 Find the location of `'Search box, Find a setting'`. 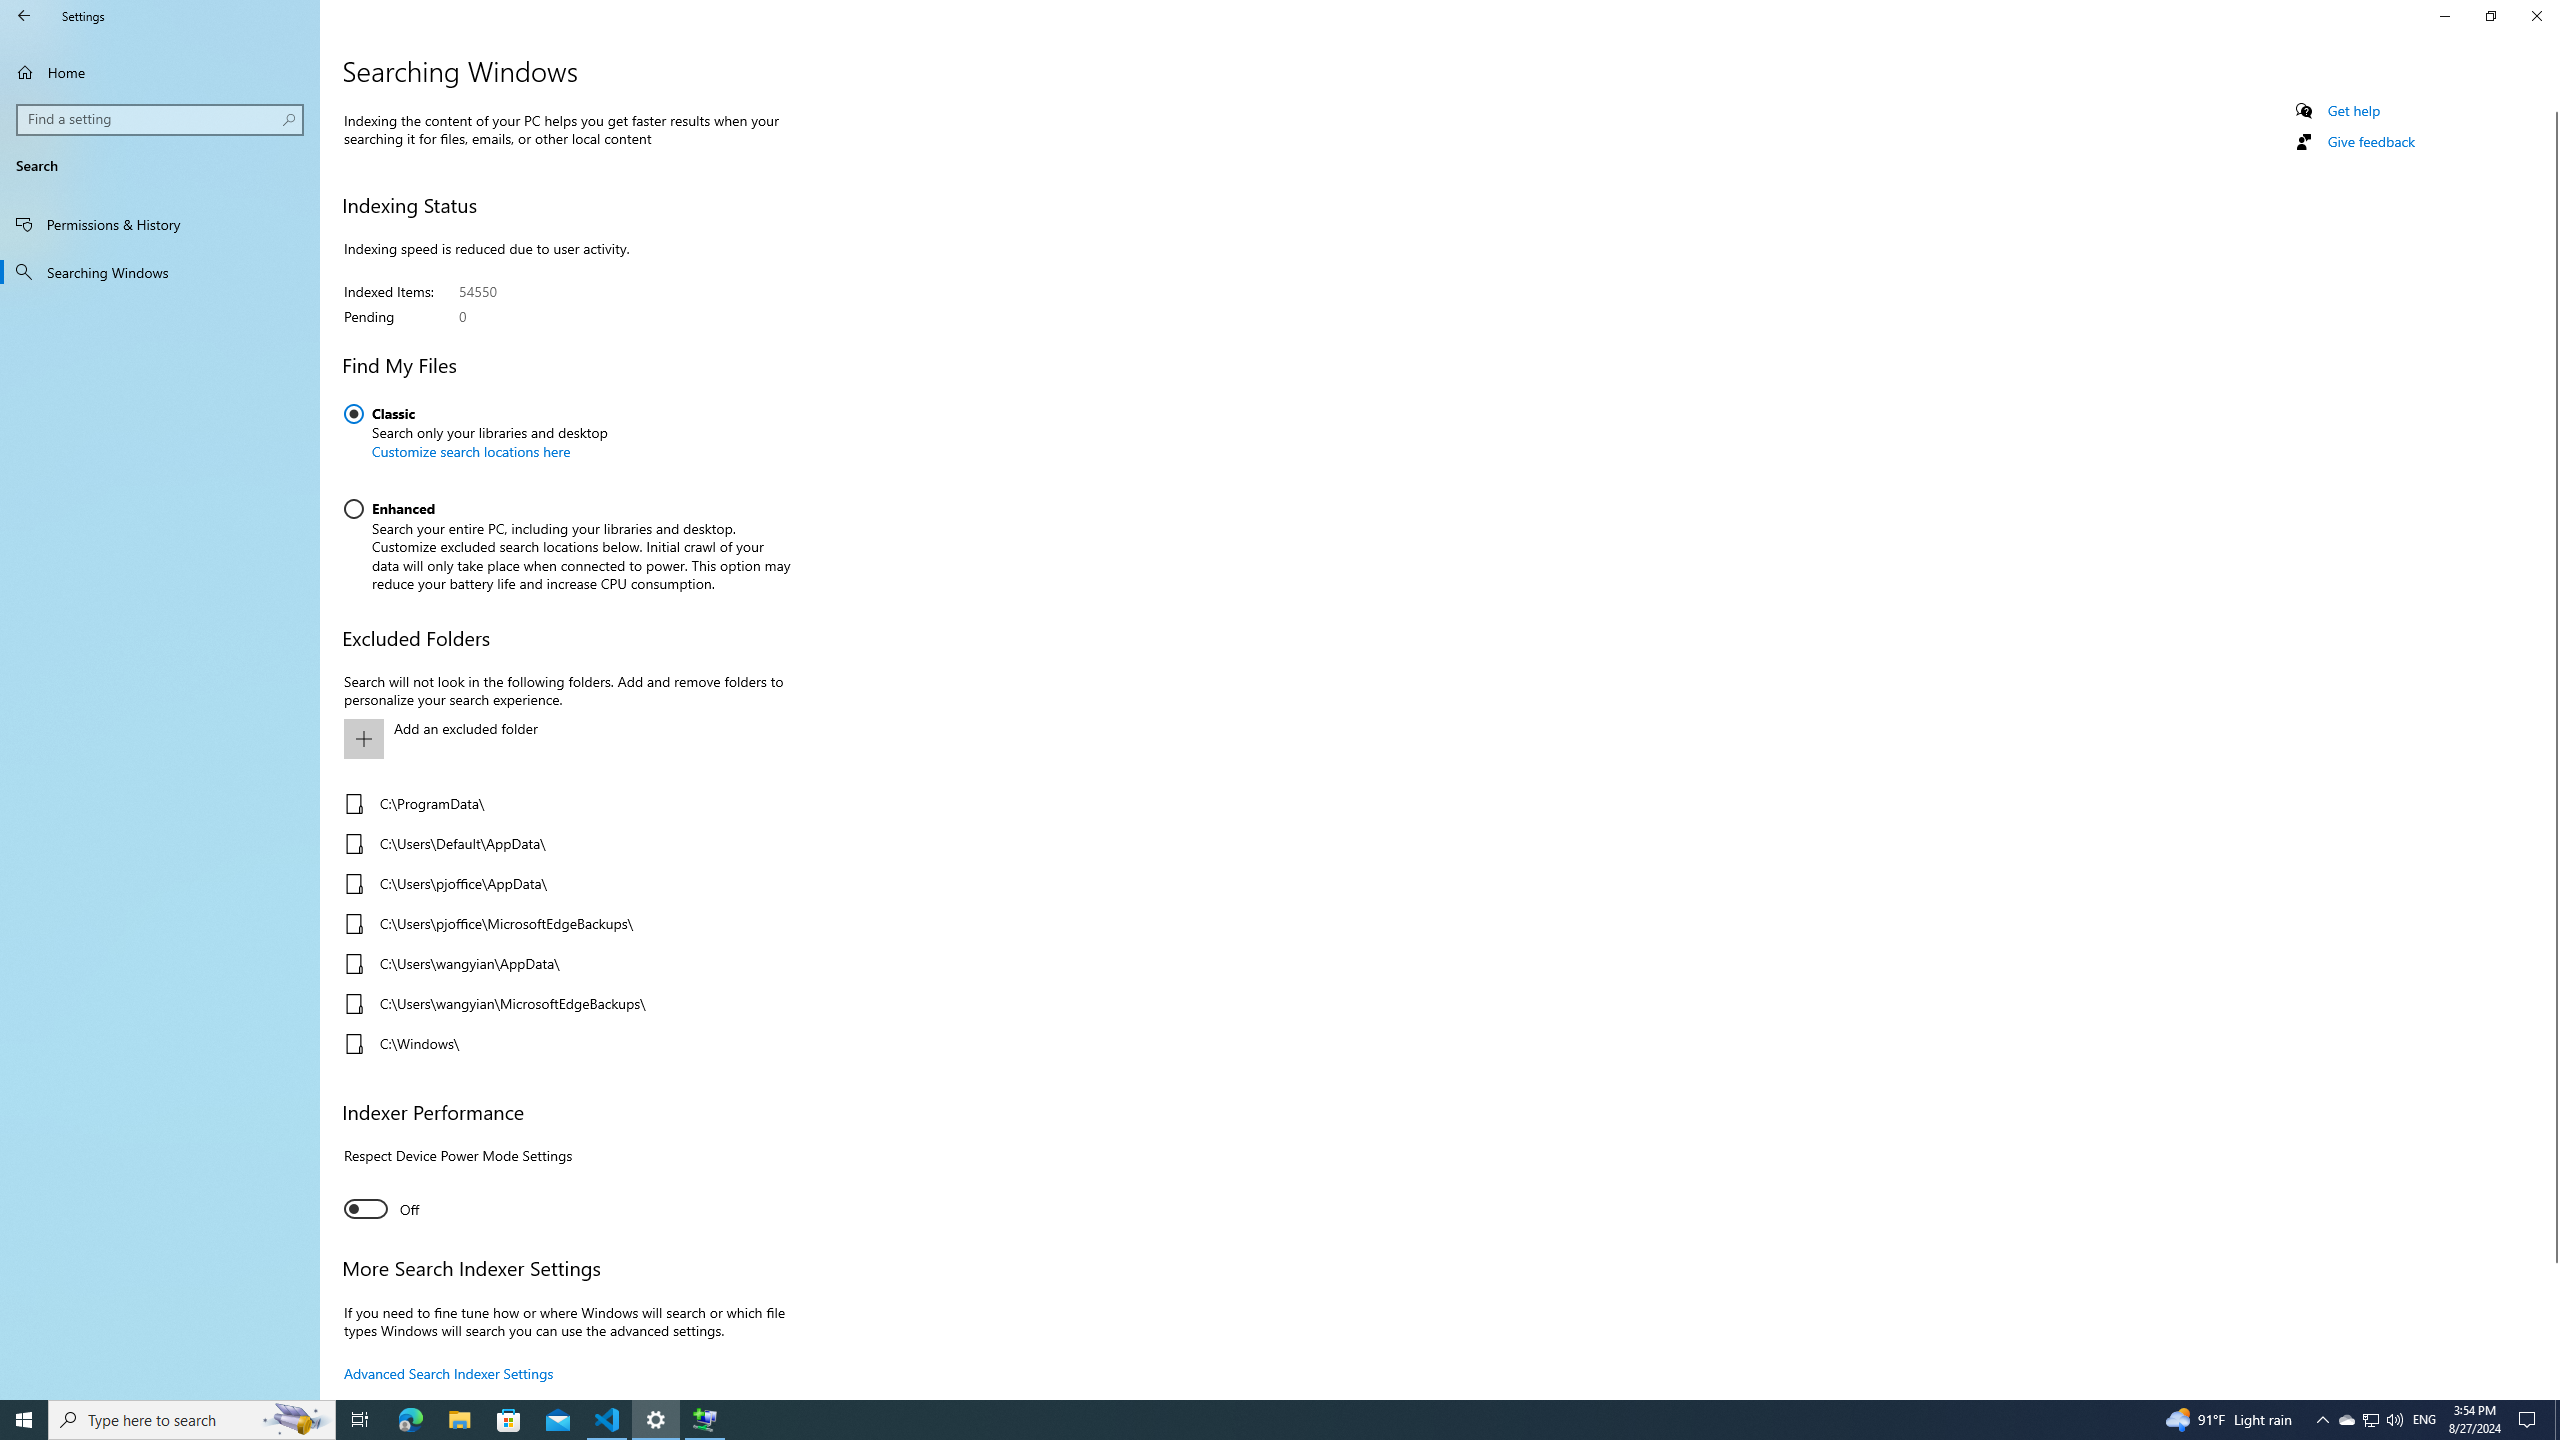

'Search box, Find a setting' is located at coordinates (160, 118).